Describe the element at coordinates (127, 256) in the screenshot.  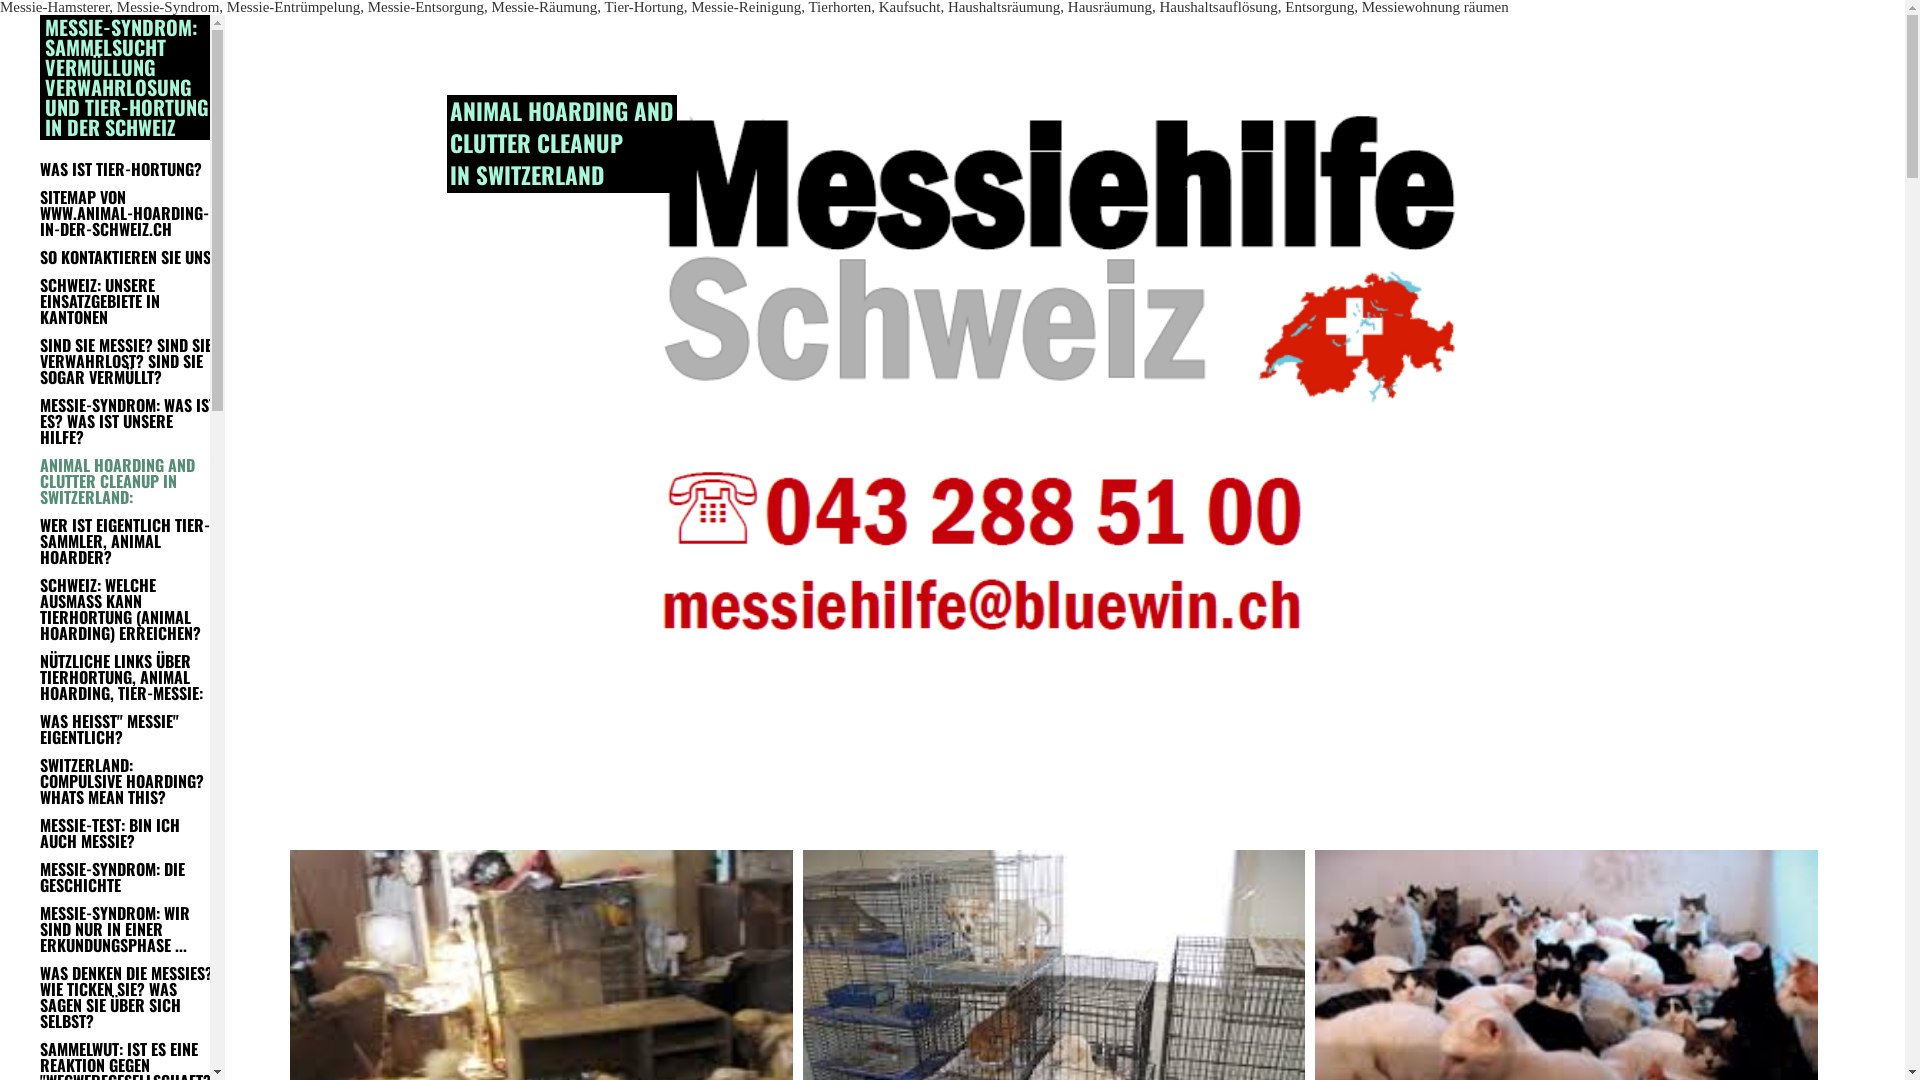
I see `'SO KONTAKTIEREN SIE UNS!'` at that location.